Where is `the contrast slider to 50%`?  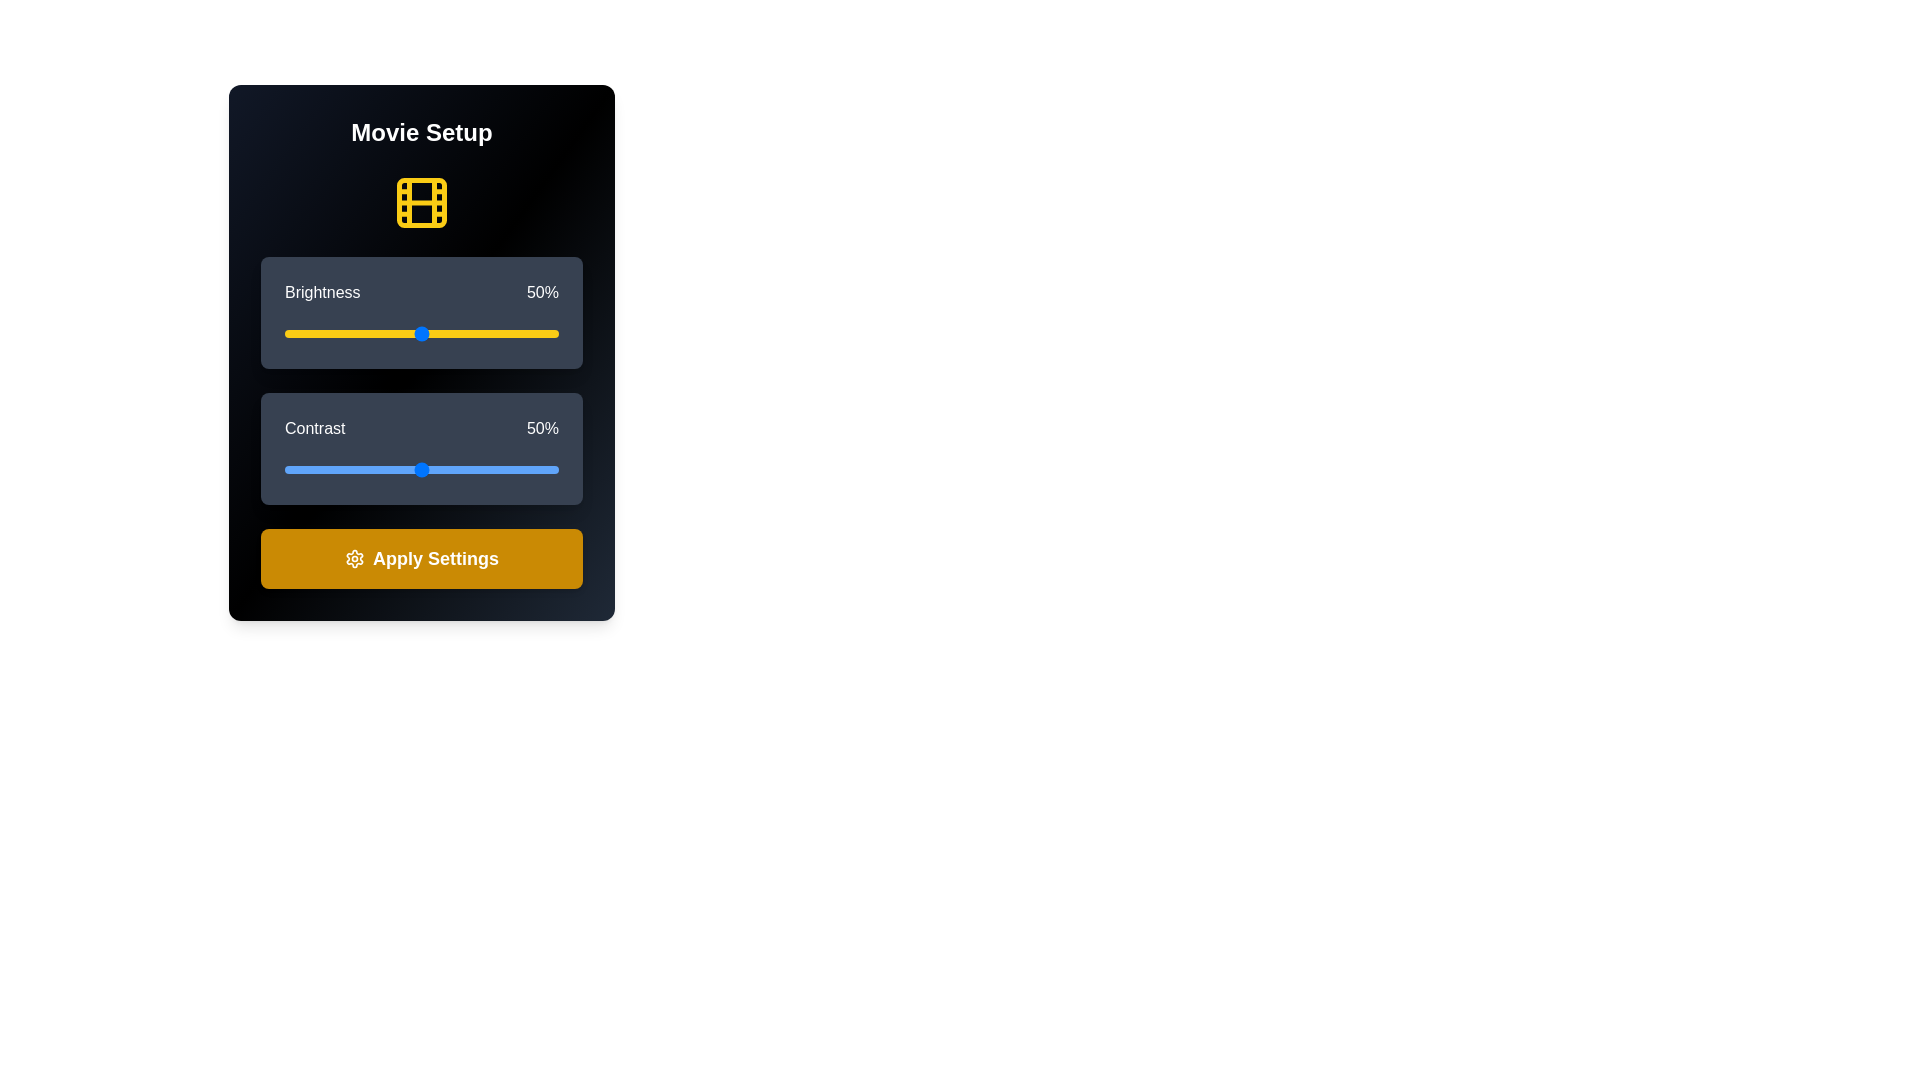 the contrast slider to 50% is located at coordinates (421, 470).